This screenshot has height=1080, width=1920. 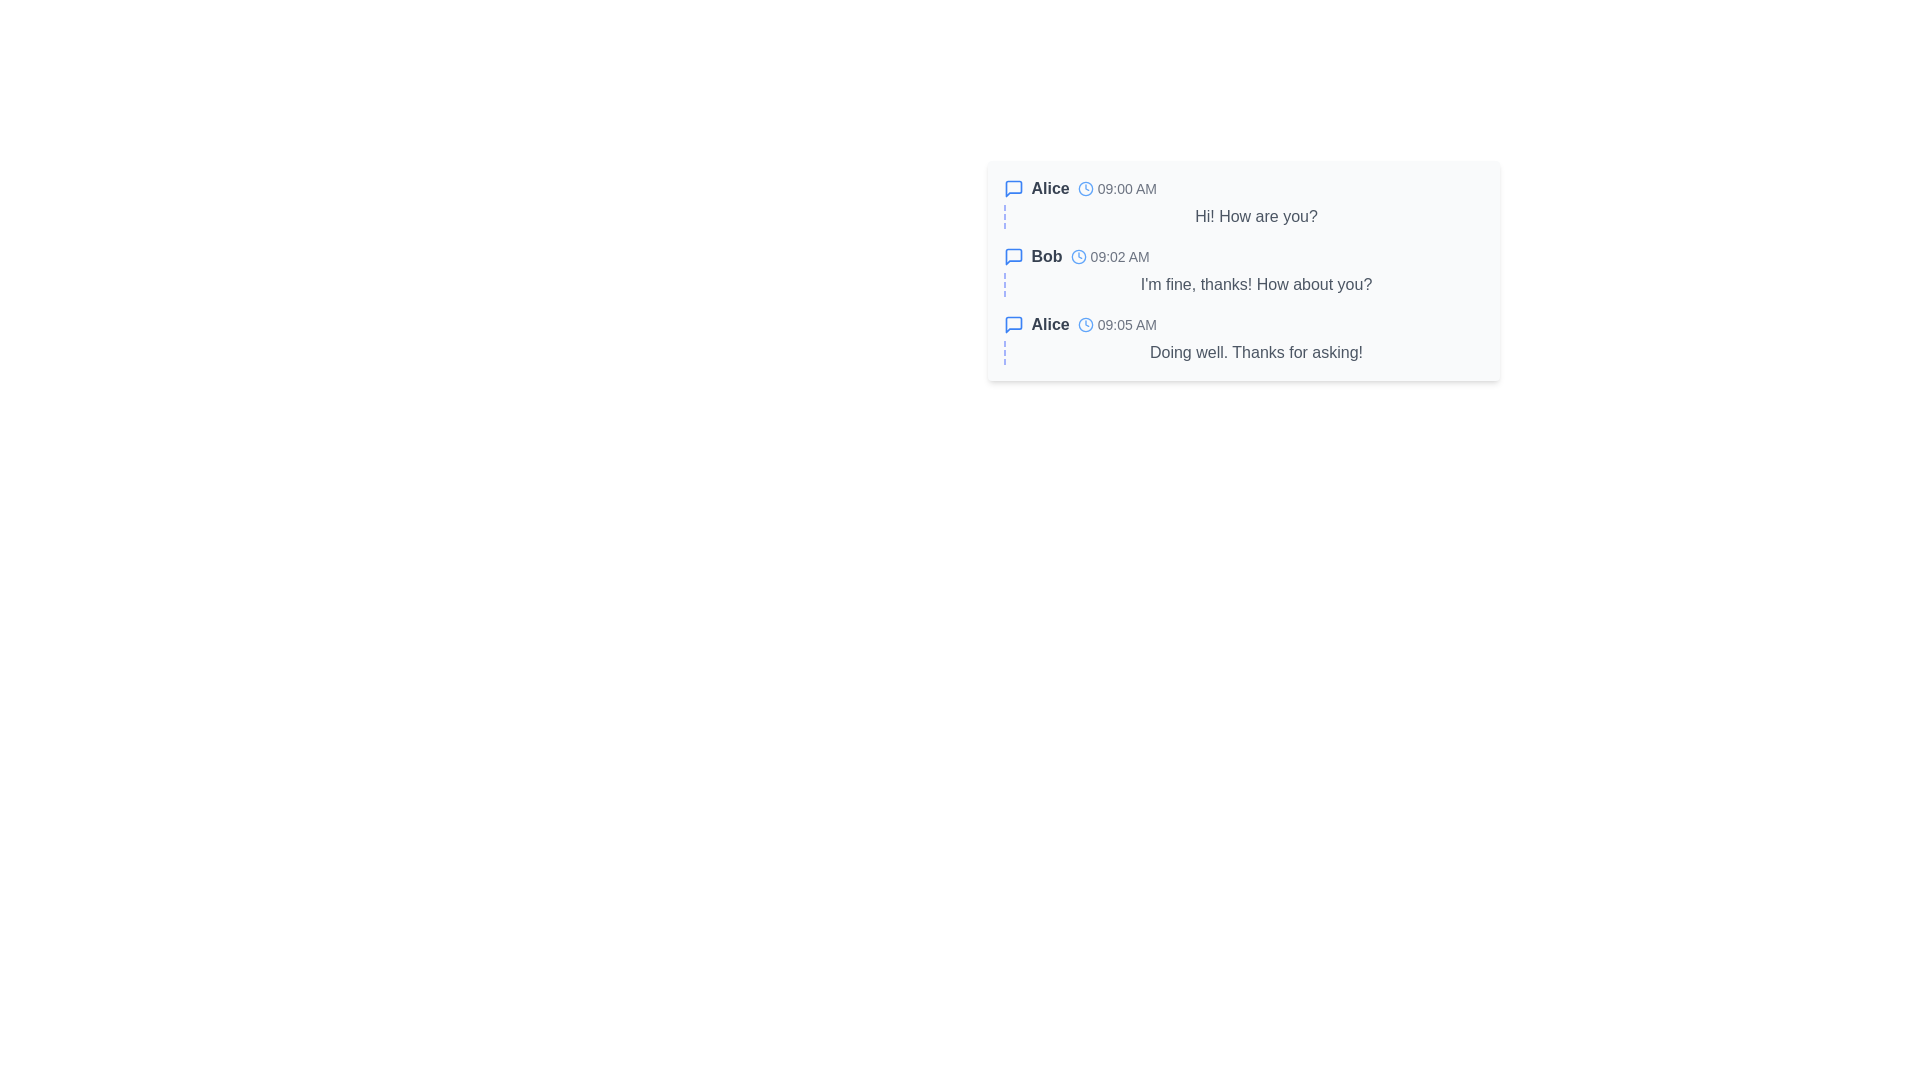 I want to click on the blue clock icon located next to the '09:00 AM' timestamp in the chat interface, so click(x=1084, y=189).